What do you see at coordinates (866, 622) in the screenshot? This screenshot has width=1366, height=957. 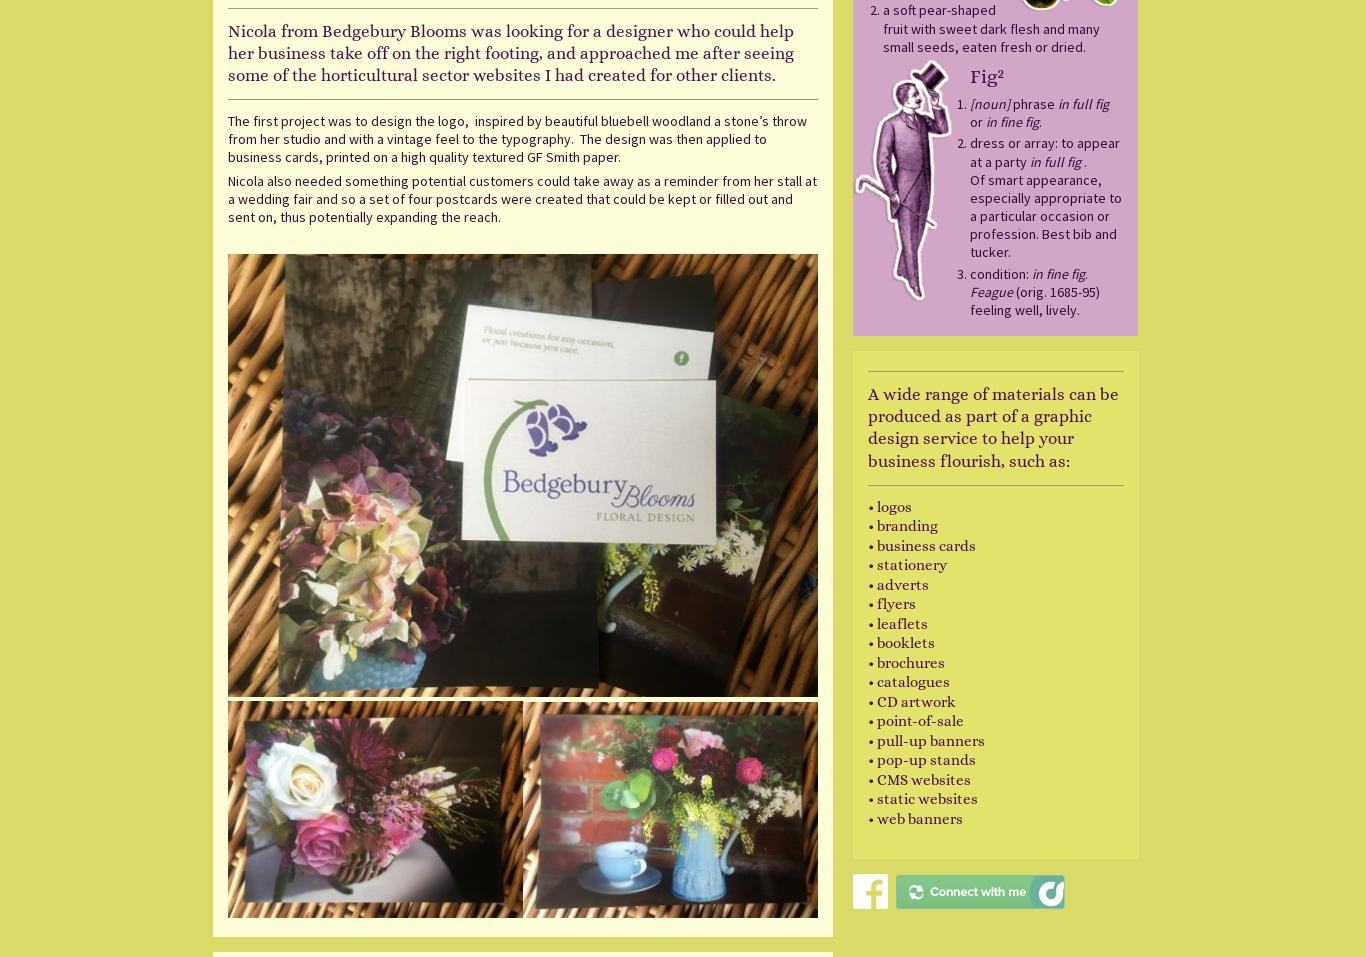 I see `'• leaflets'` at bounding box center [866, 622].